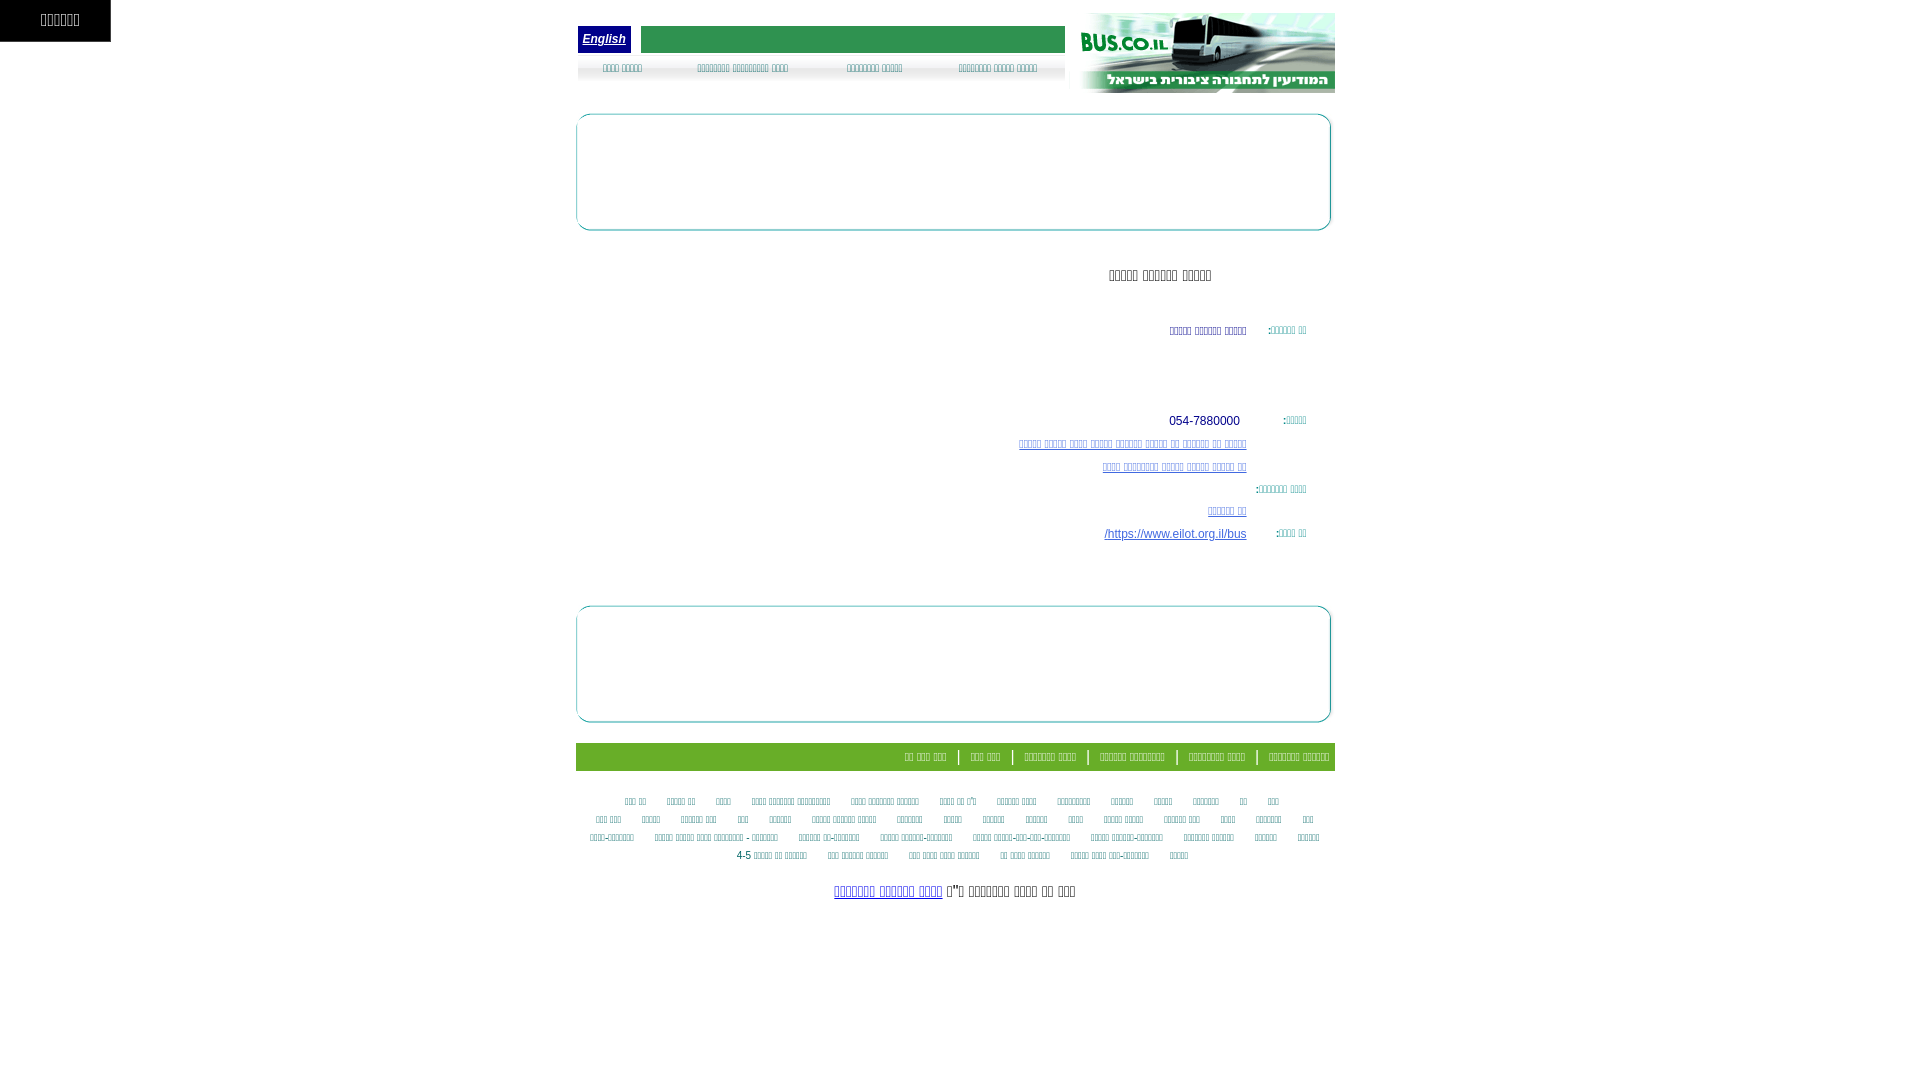  Describe the element at coordinates (1175, 532) in the screenshot. I see `'https://www.eilot.org.il/bus/'` at that location.